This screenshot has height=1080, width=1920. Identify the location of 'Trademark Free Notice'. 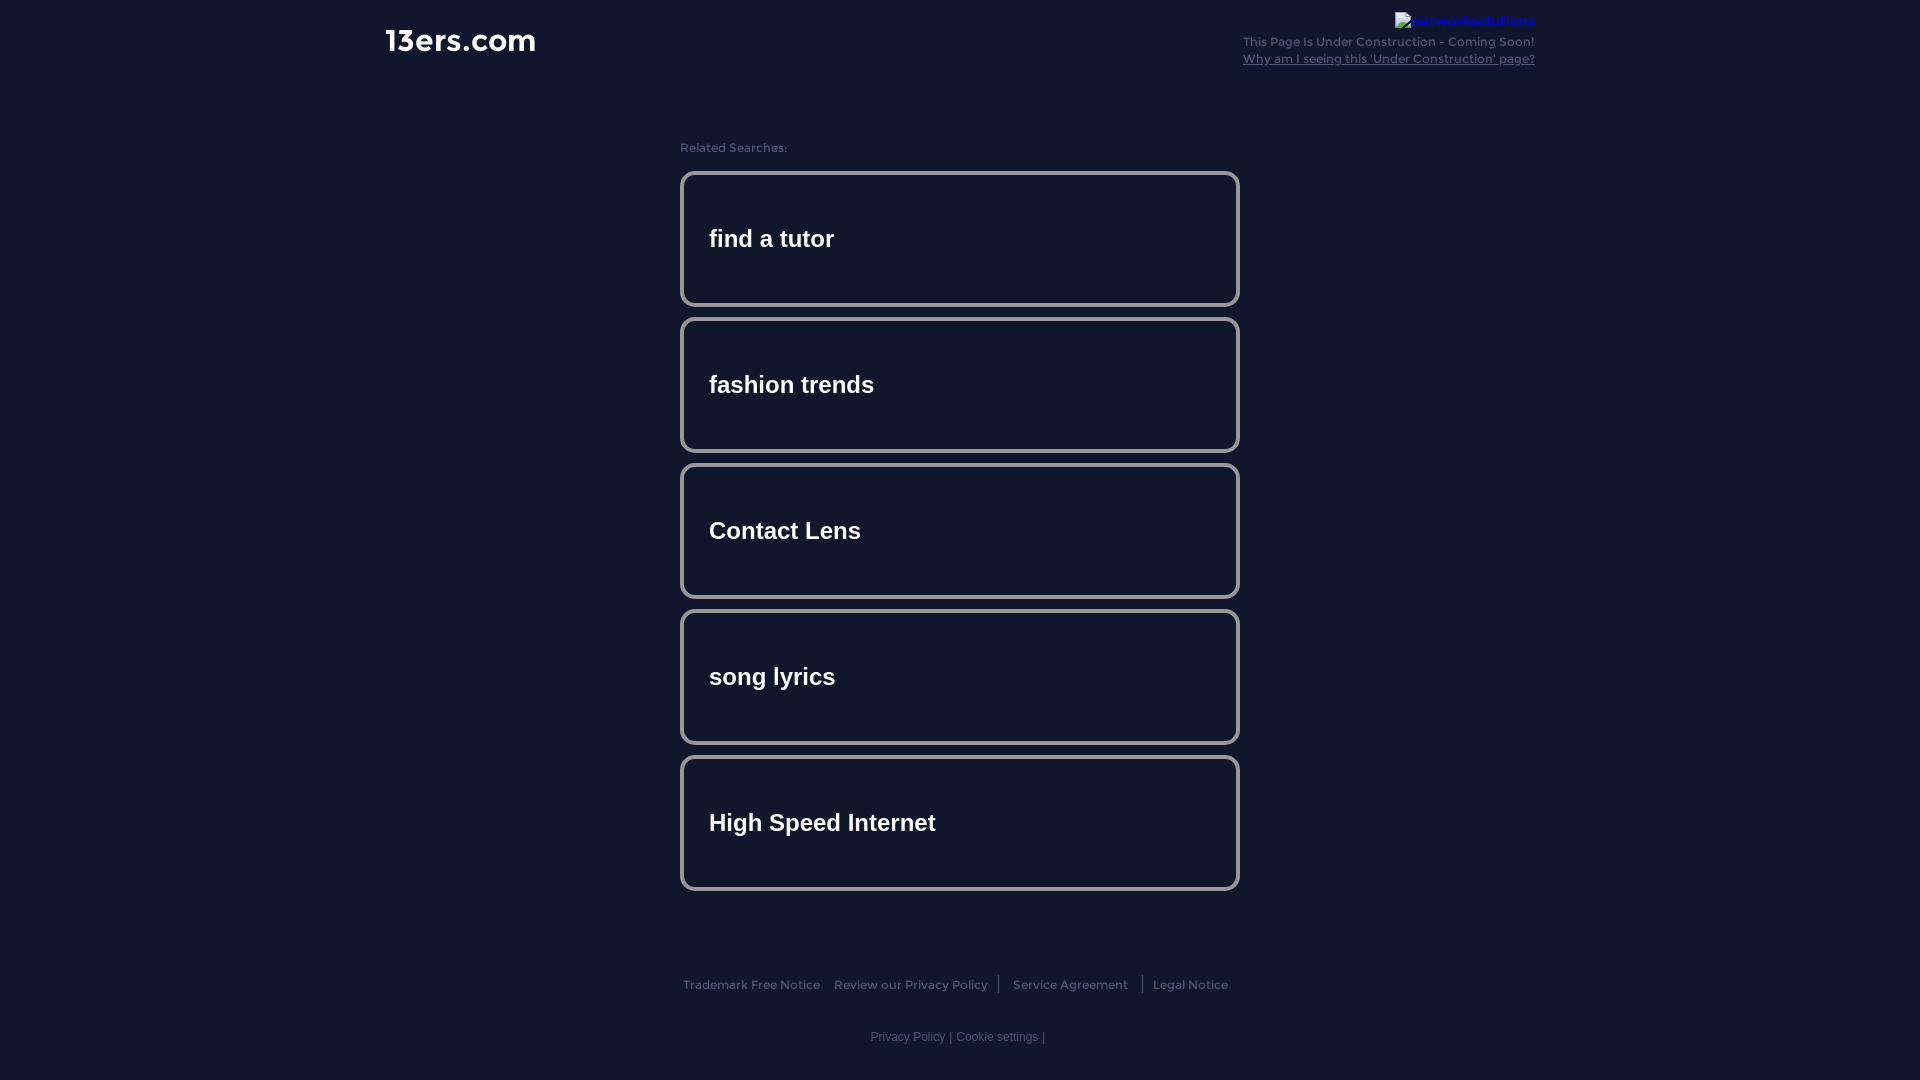
(681, 983).